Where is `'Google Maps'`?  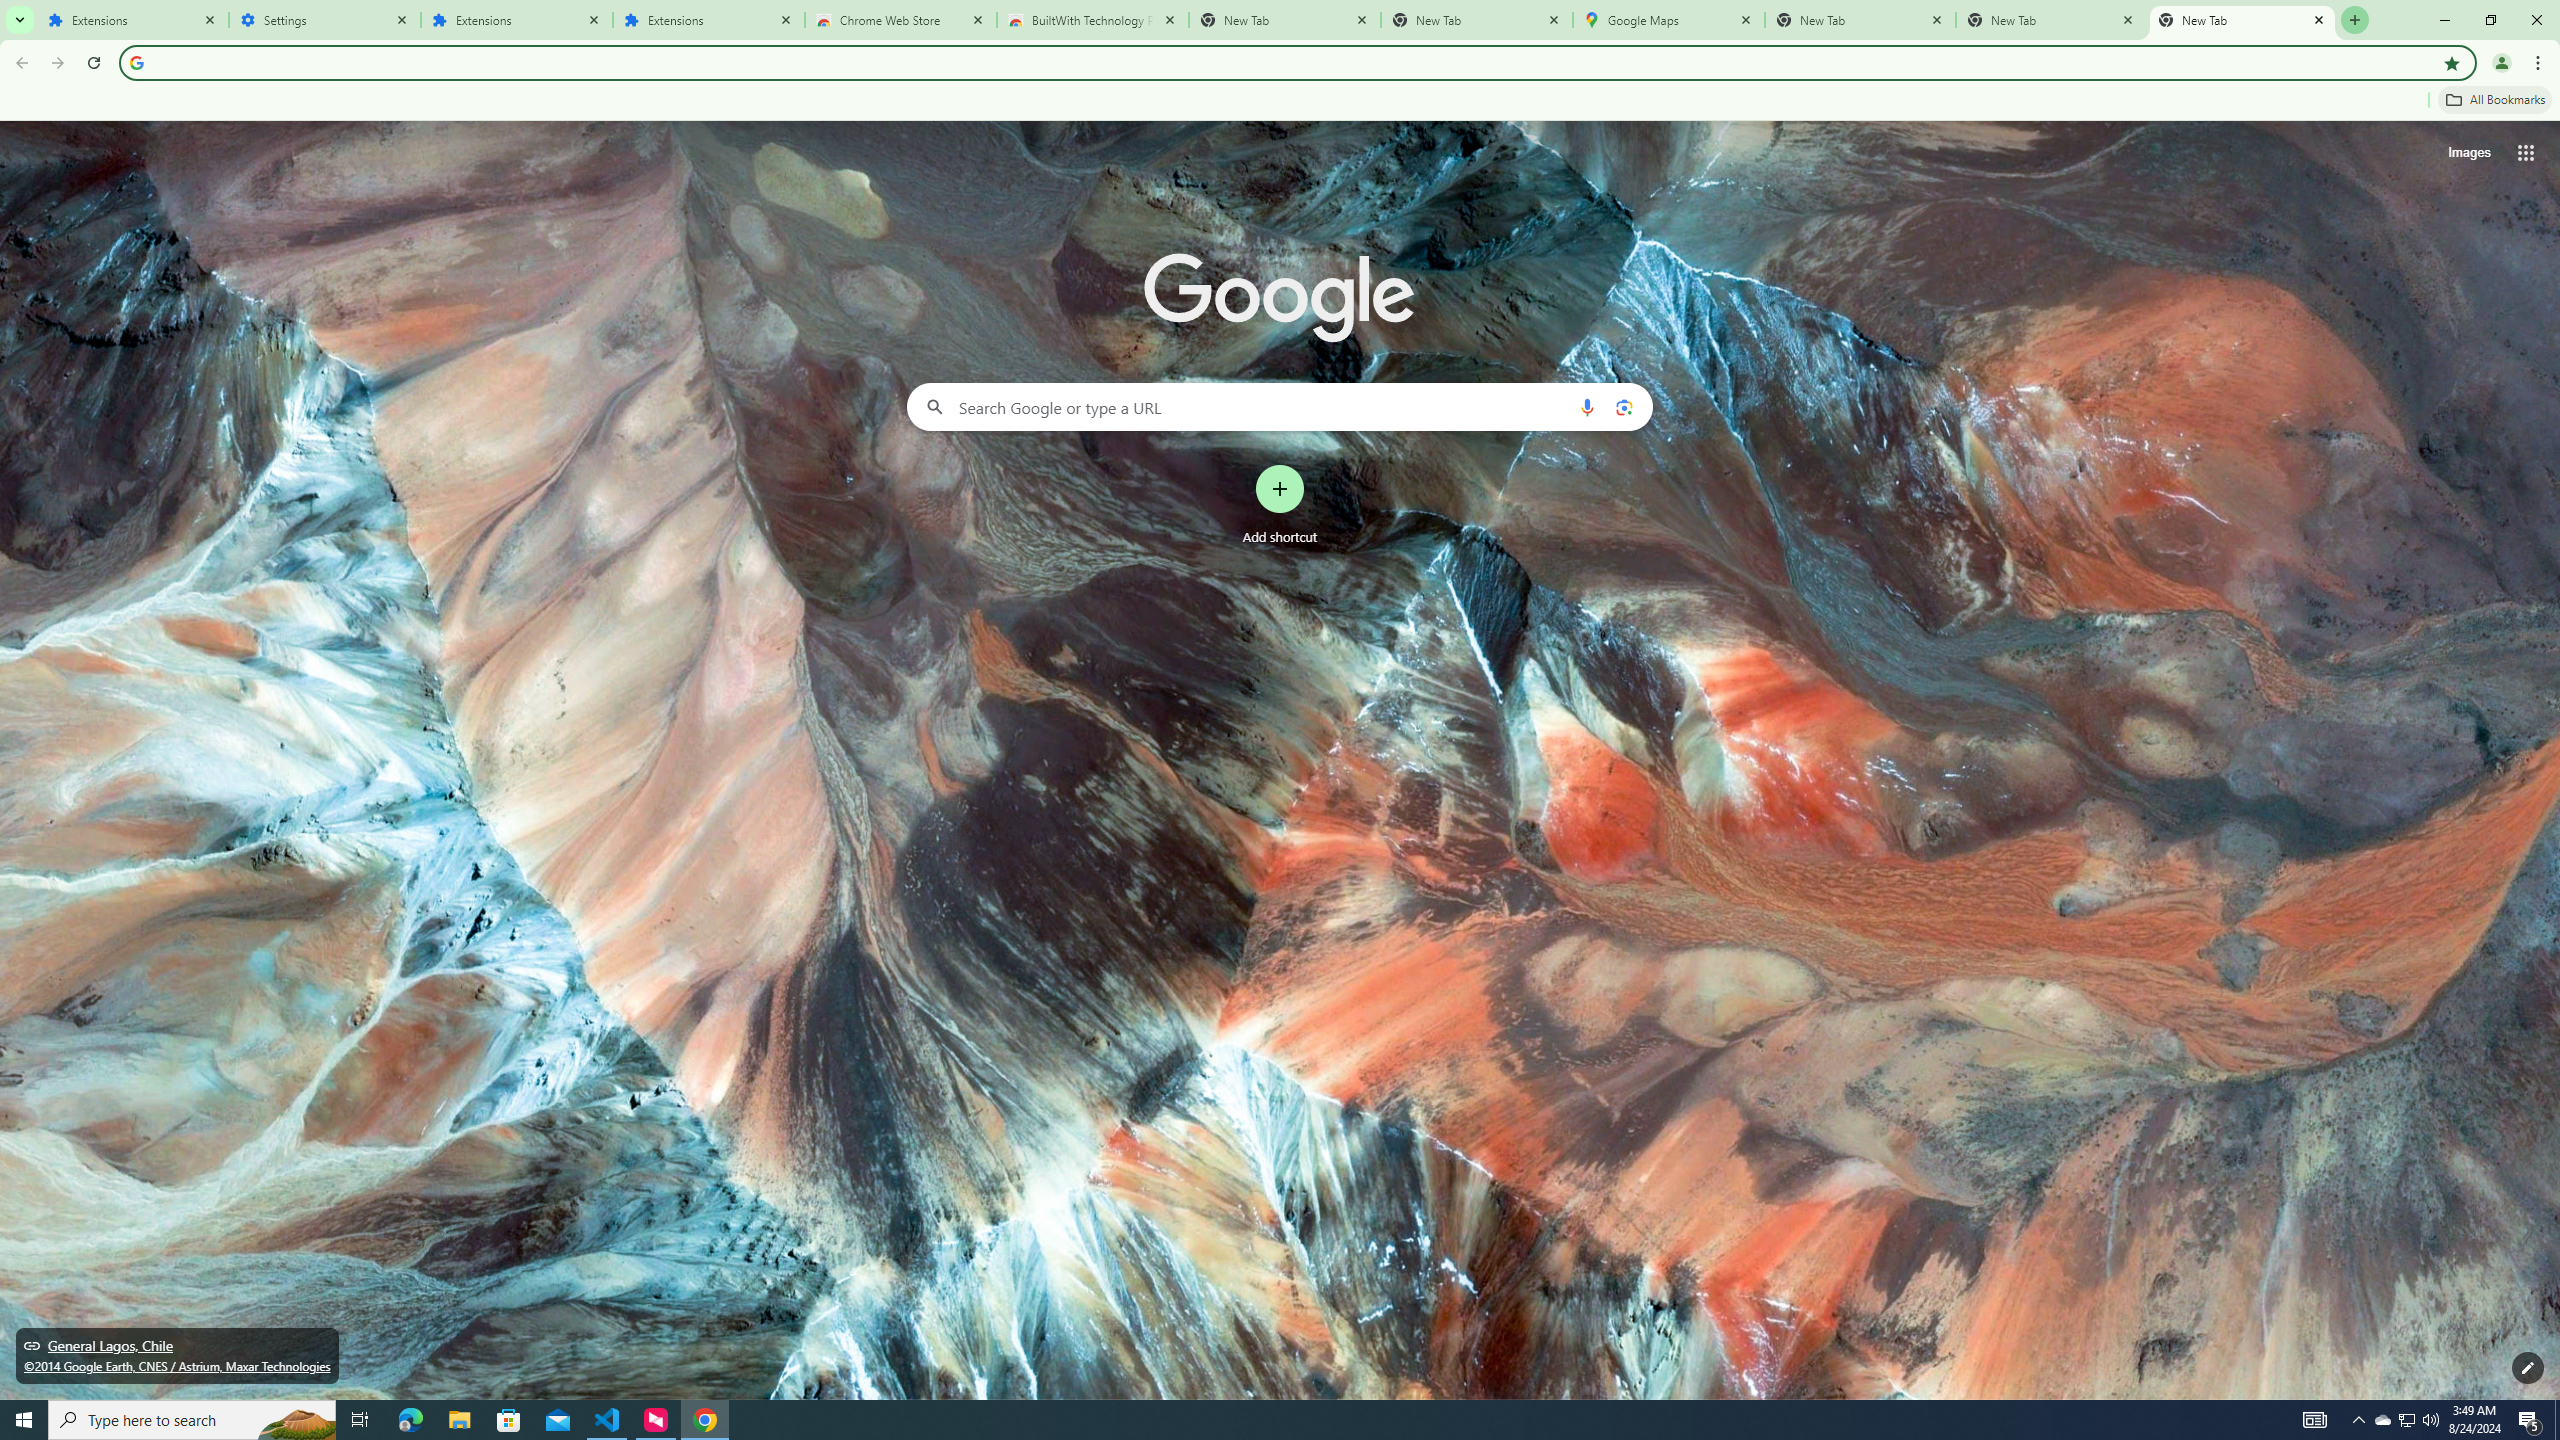
'Google Maps' is located at coordinates (1668, 19).